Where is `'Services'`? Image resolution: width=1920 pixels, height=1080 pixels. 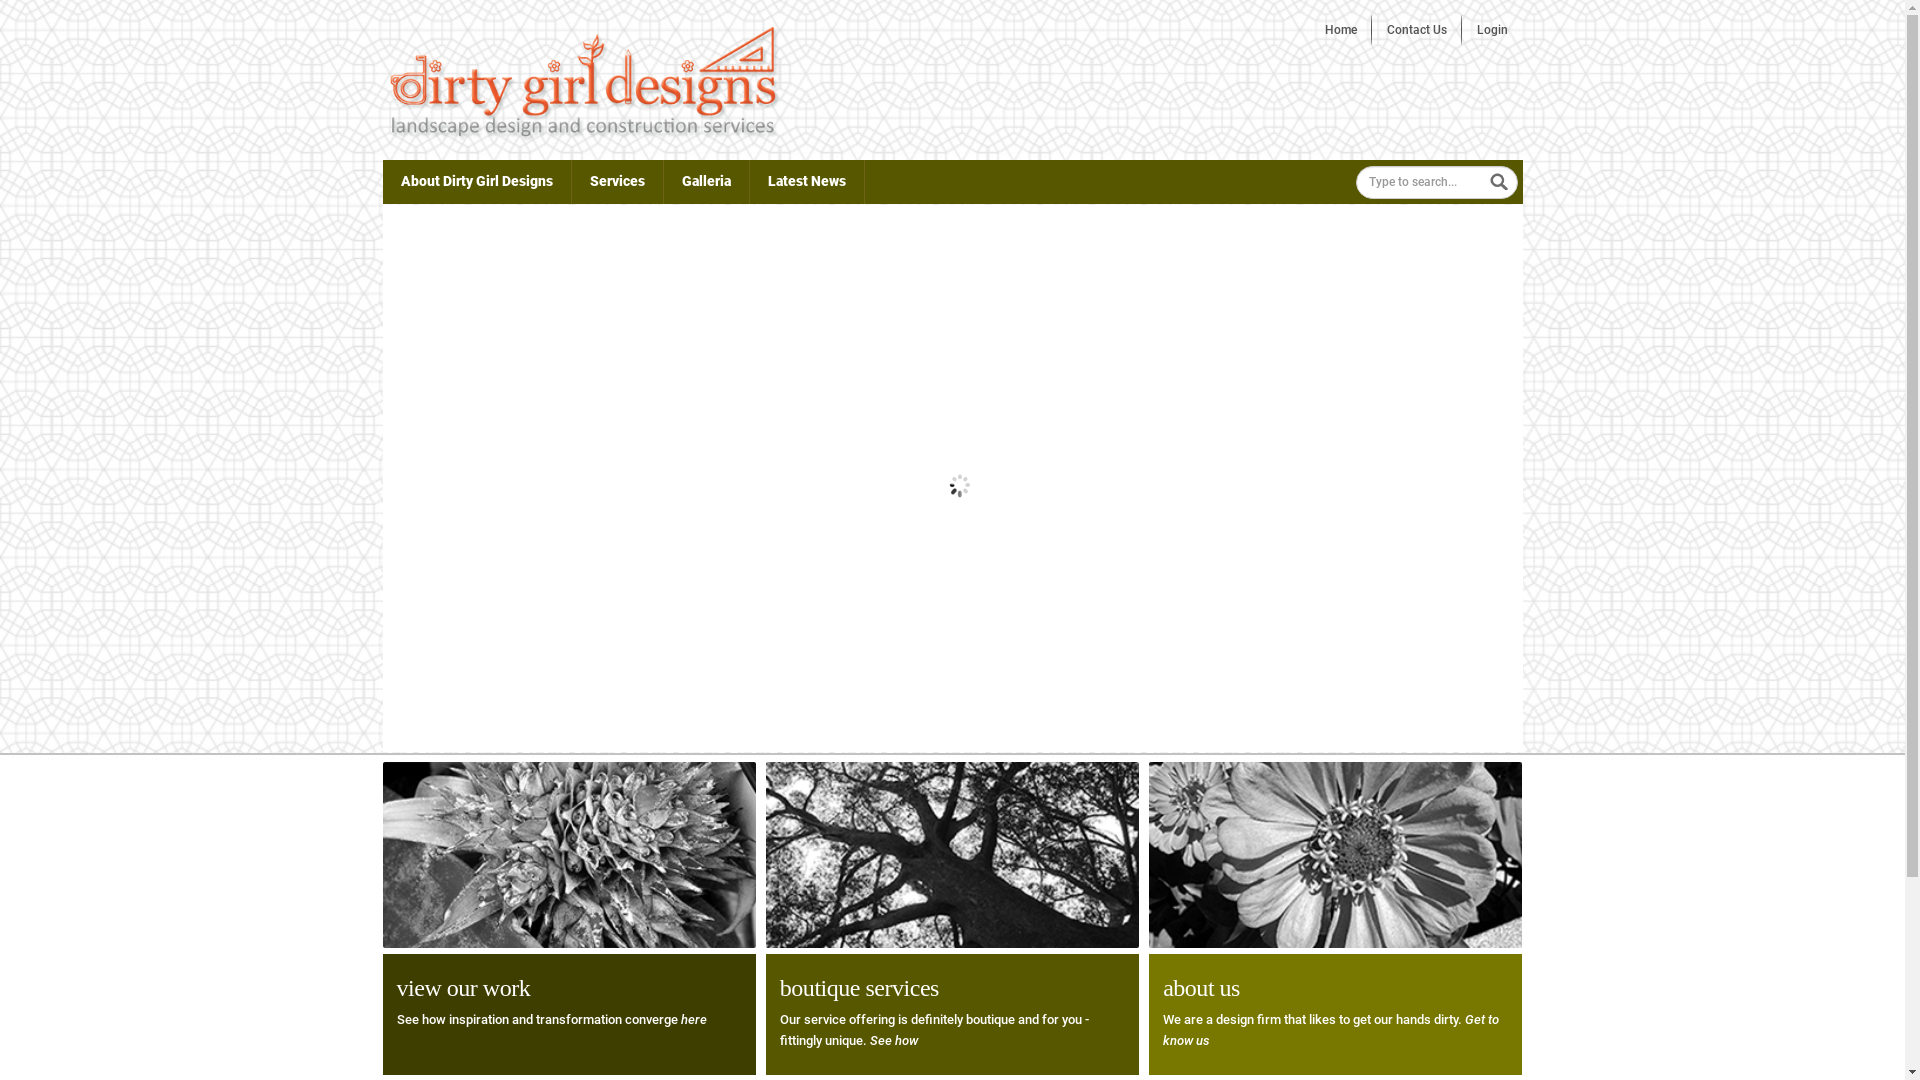 'Services' is located at coordinates (616, 181).